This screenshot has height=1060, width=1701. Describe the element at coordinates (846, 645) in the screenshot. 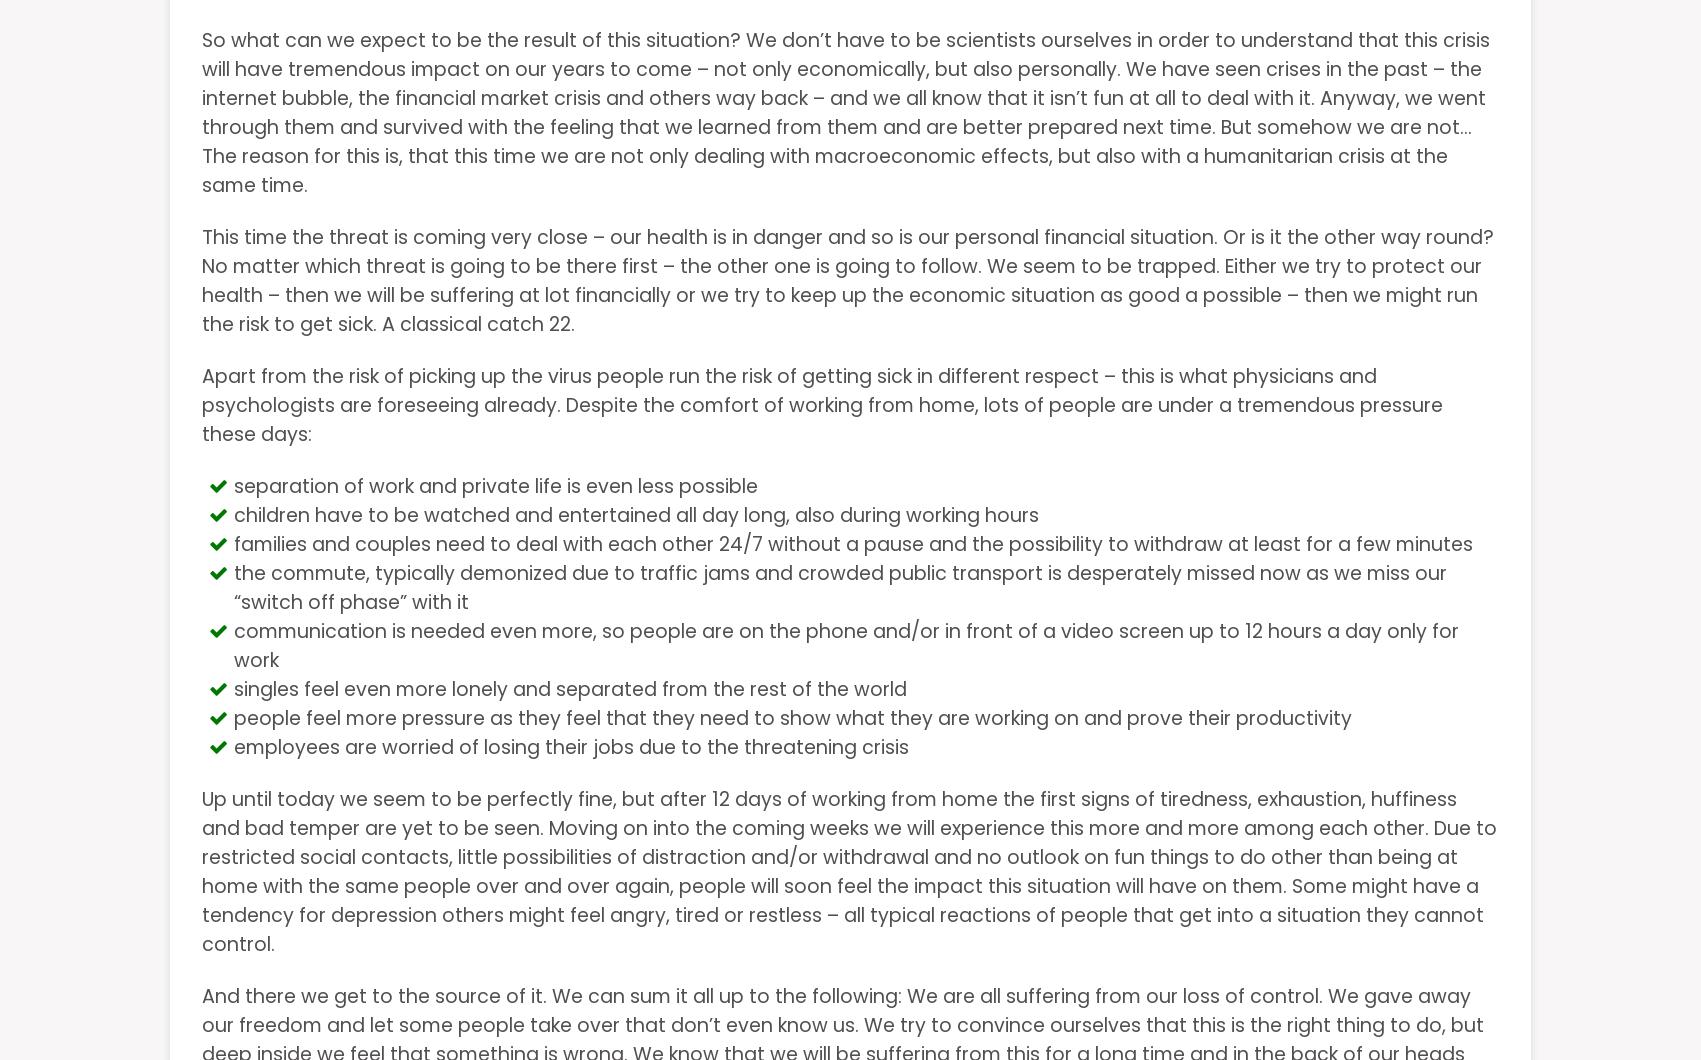

I see `'communication is needed even more, so people are on the phone and/or in front of a video screen up to 12 hours a day only for work'` at that location.